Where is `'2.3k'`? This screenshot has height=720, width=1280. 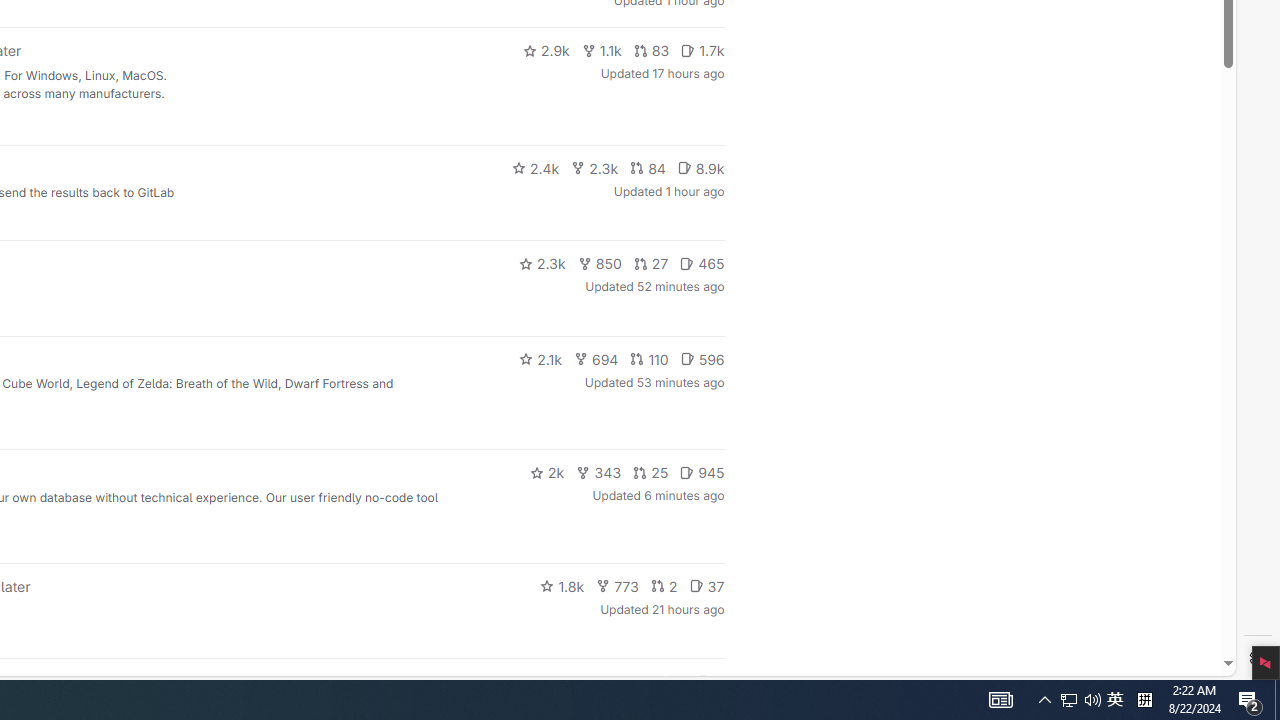 '2.3k' is located at coordinates (542, 262).